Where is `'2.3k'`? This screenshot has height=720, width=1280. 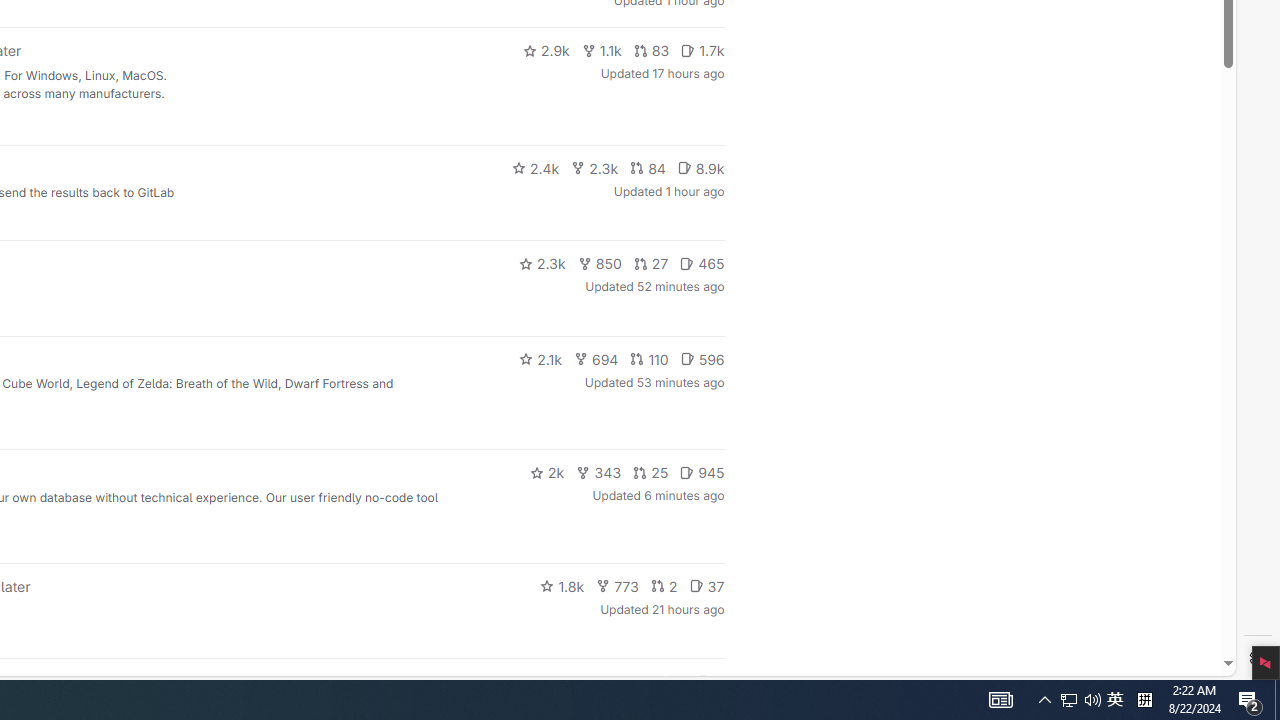 '2.3k' is located at coordinates (542, 262).